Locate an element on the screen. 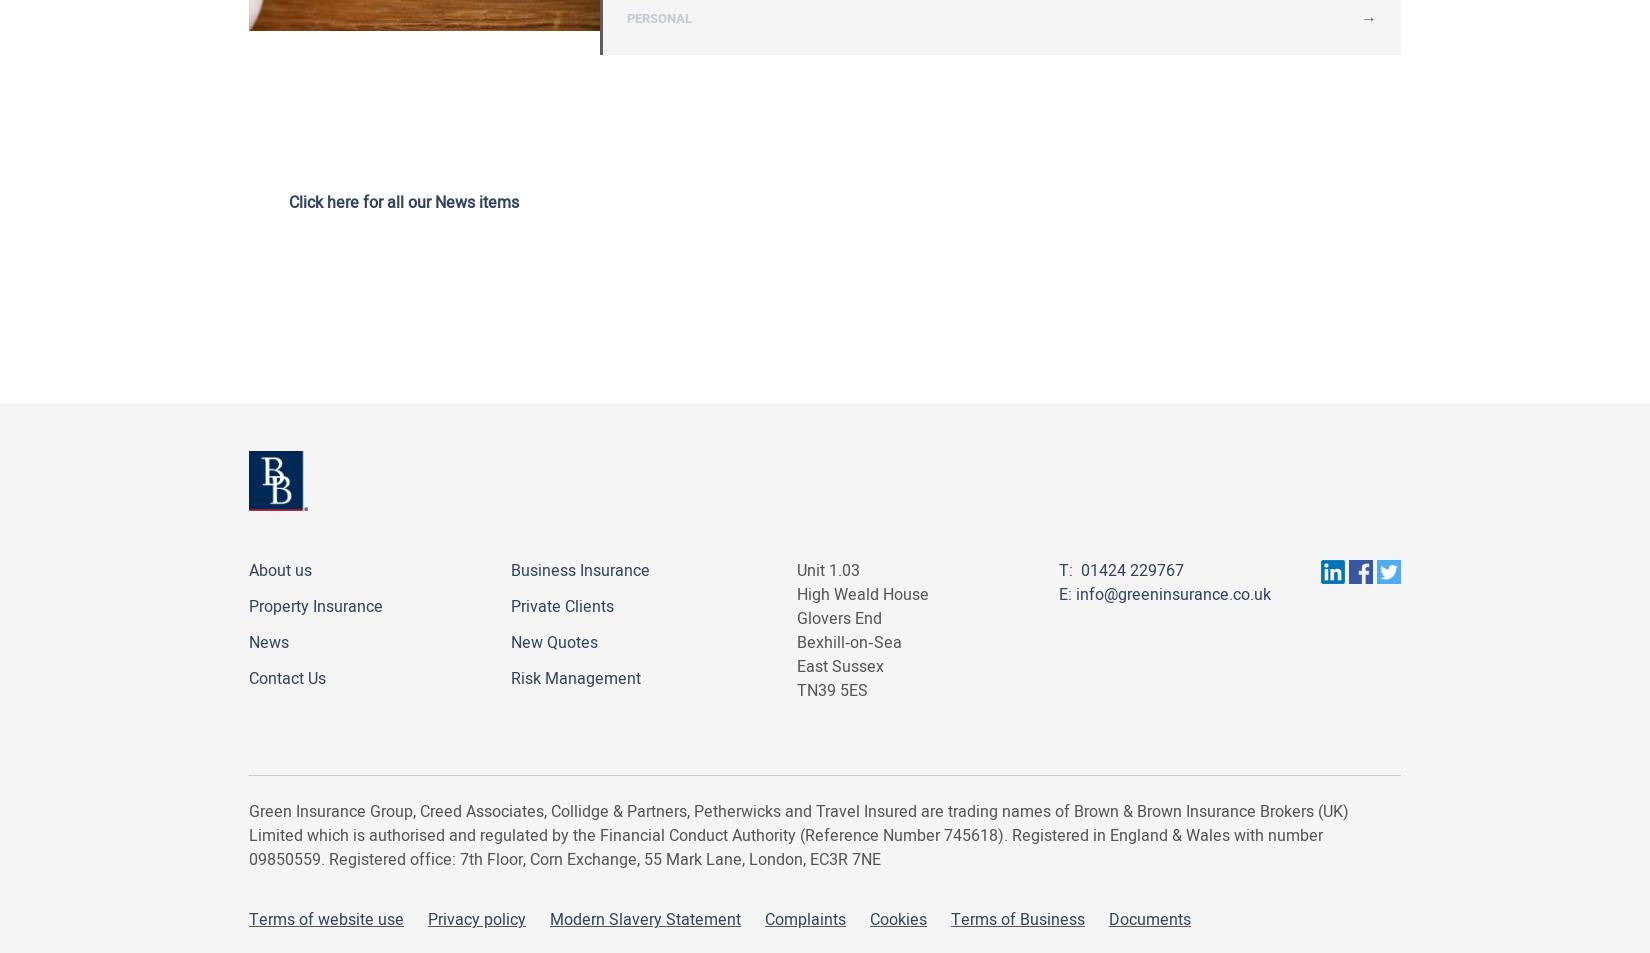  'Modern Slavery Statement' is located at coordinates (548, 920).